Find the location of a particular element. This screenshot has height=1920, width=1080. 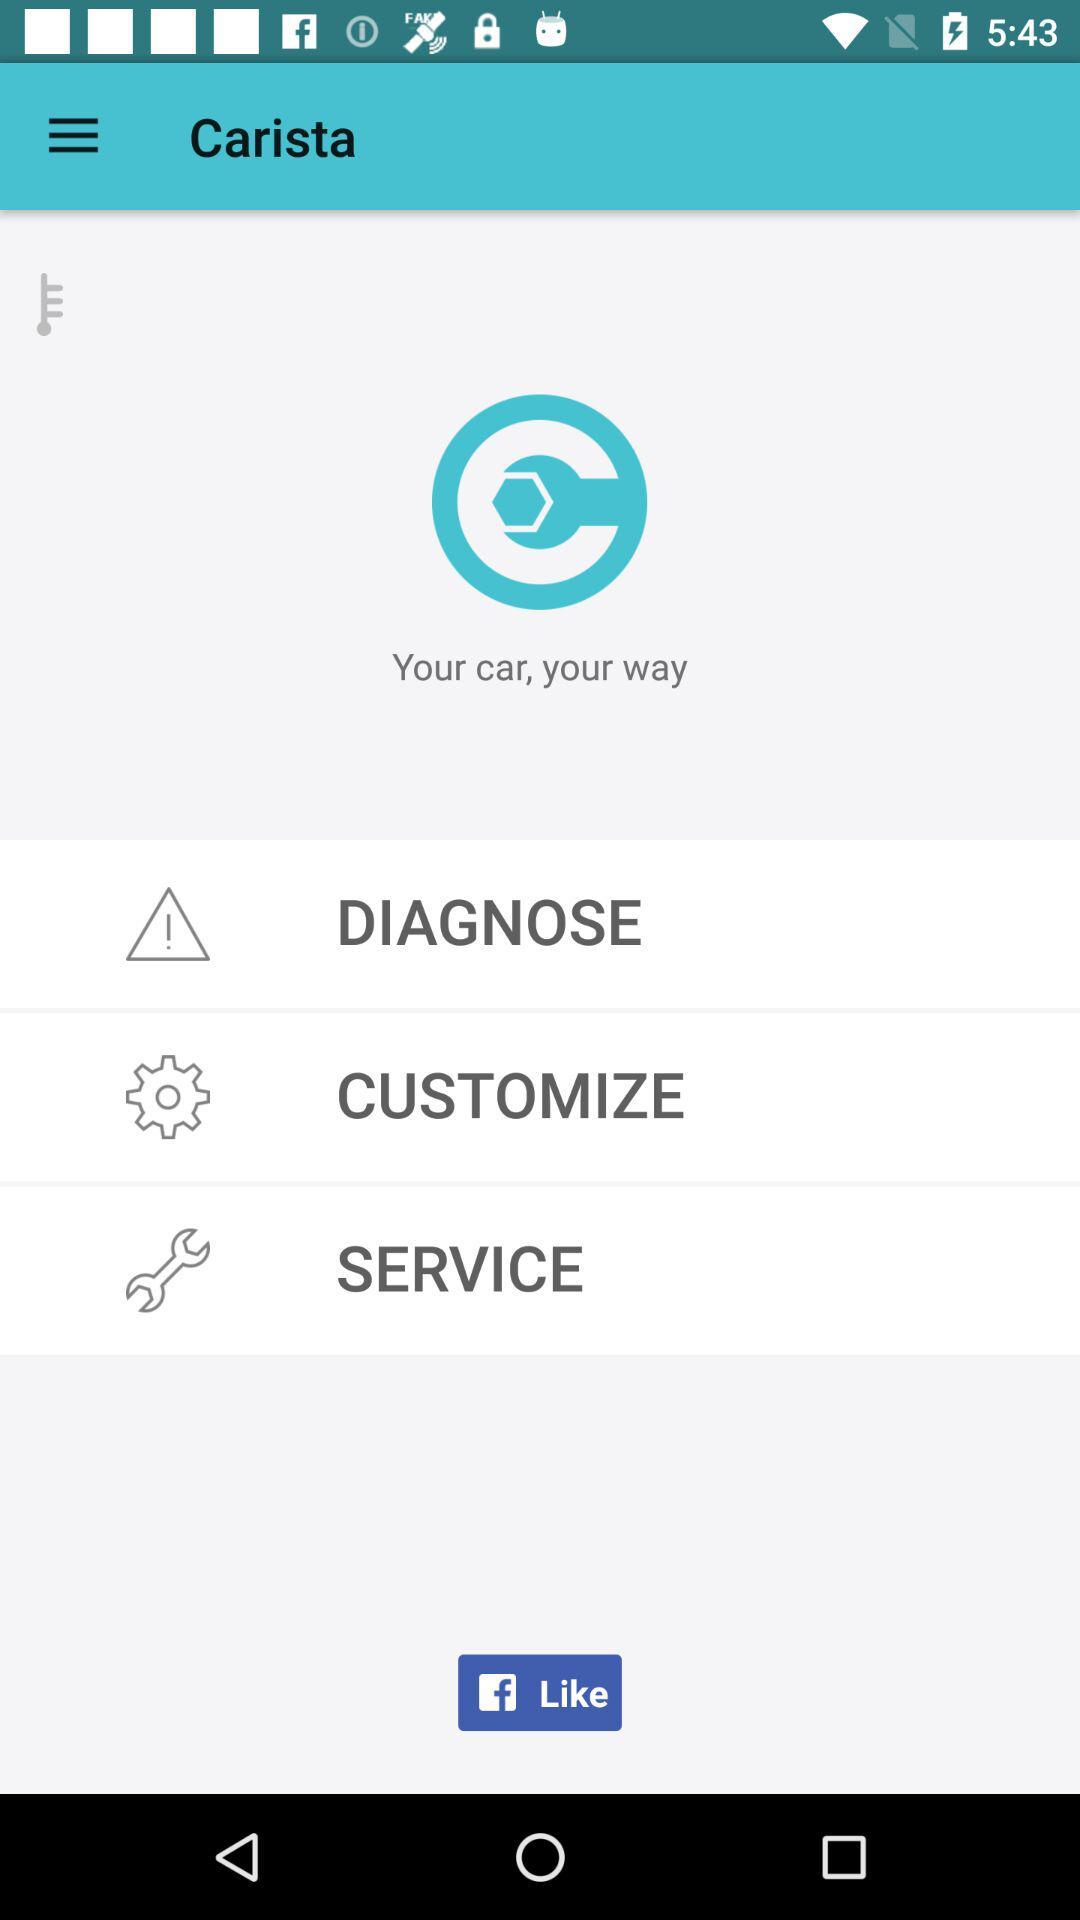

item next to carista icon is located at coordinates (72, 135).